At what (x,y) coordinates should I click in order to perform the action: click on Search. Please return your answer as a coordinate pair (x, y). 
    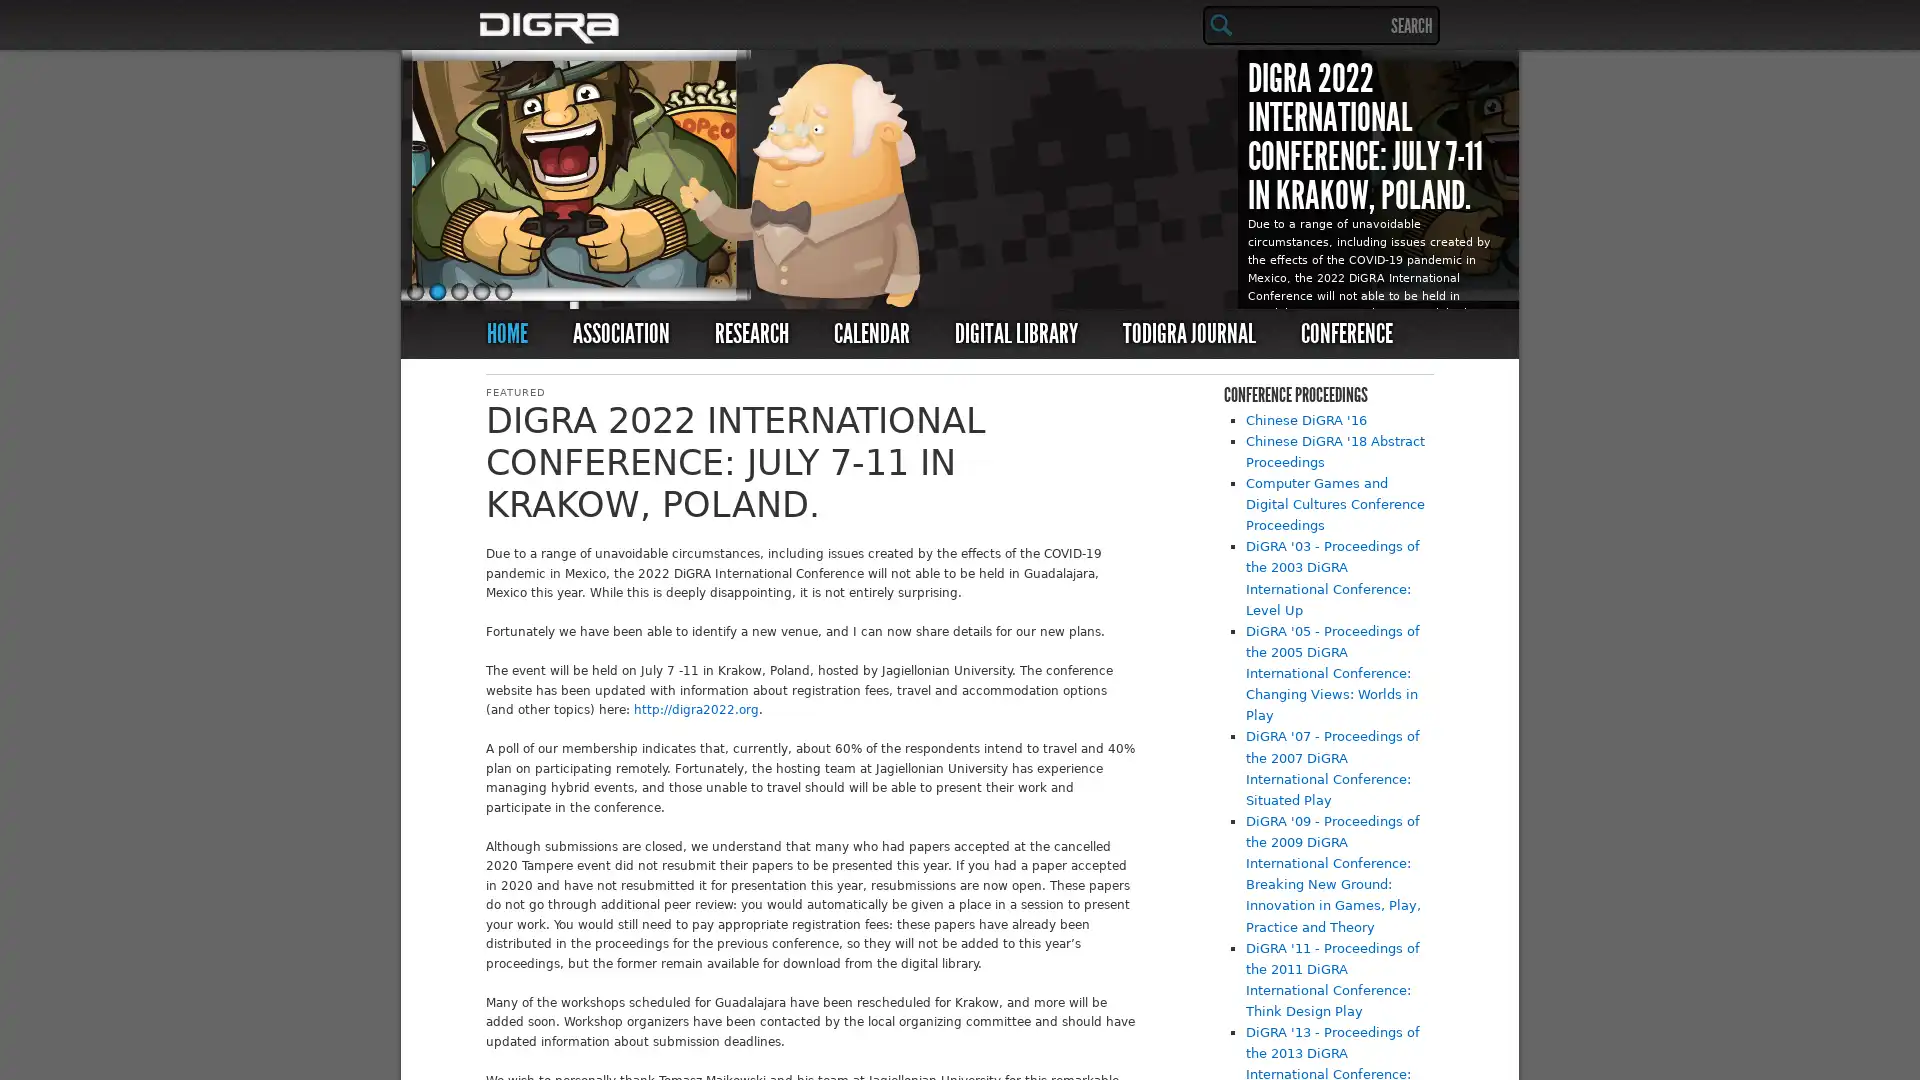
    Looking at the image, I should click on (1220, 25).